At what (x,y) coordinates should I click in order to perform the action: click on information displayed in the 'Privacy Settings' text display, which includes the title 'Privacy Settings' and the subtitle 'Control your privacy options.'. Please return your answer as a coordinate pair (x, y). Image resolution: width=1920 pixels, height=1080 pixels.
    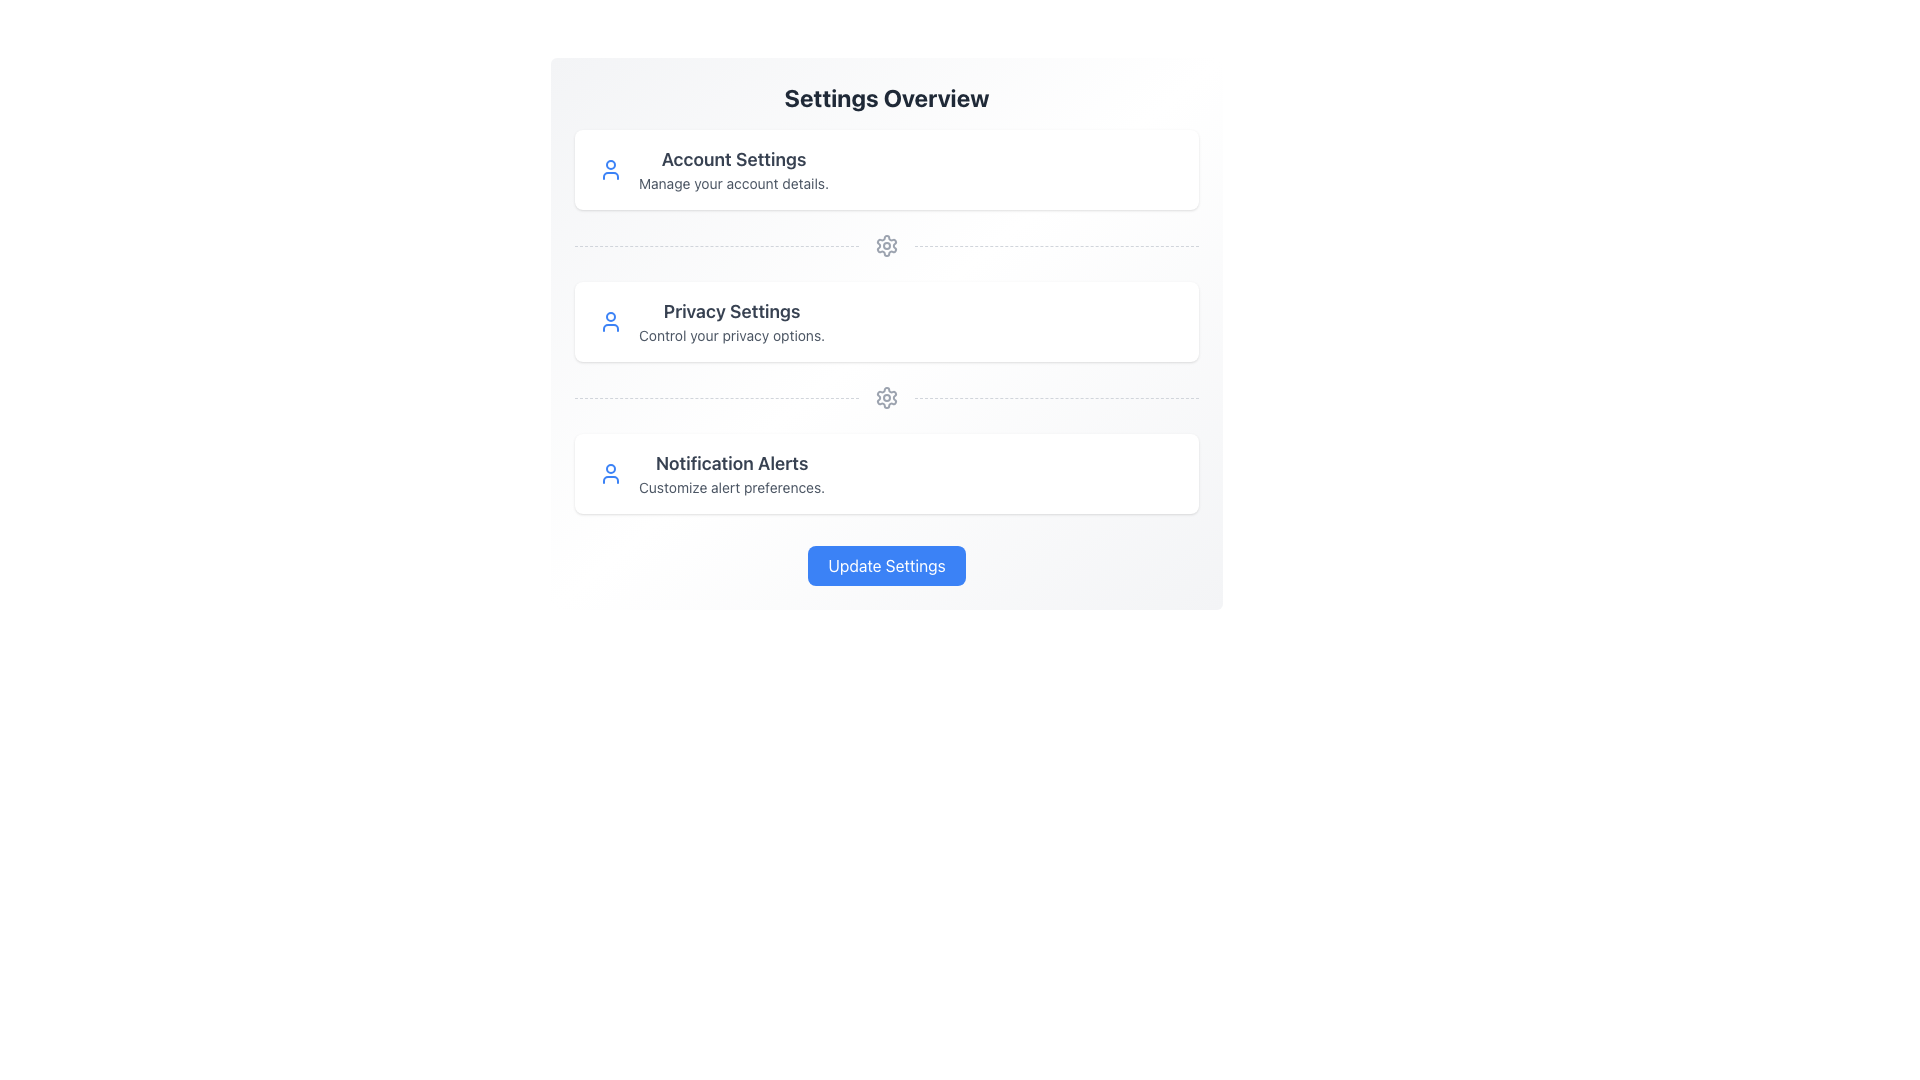
    Looking at the image, I should click on (731, 320).